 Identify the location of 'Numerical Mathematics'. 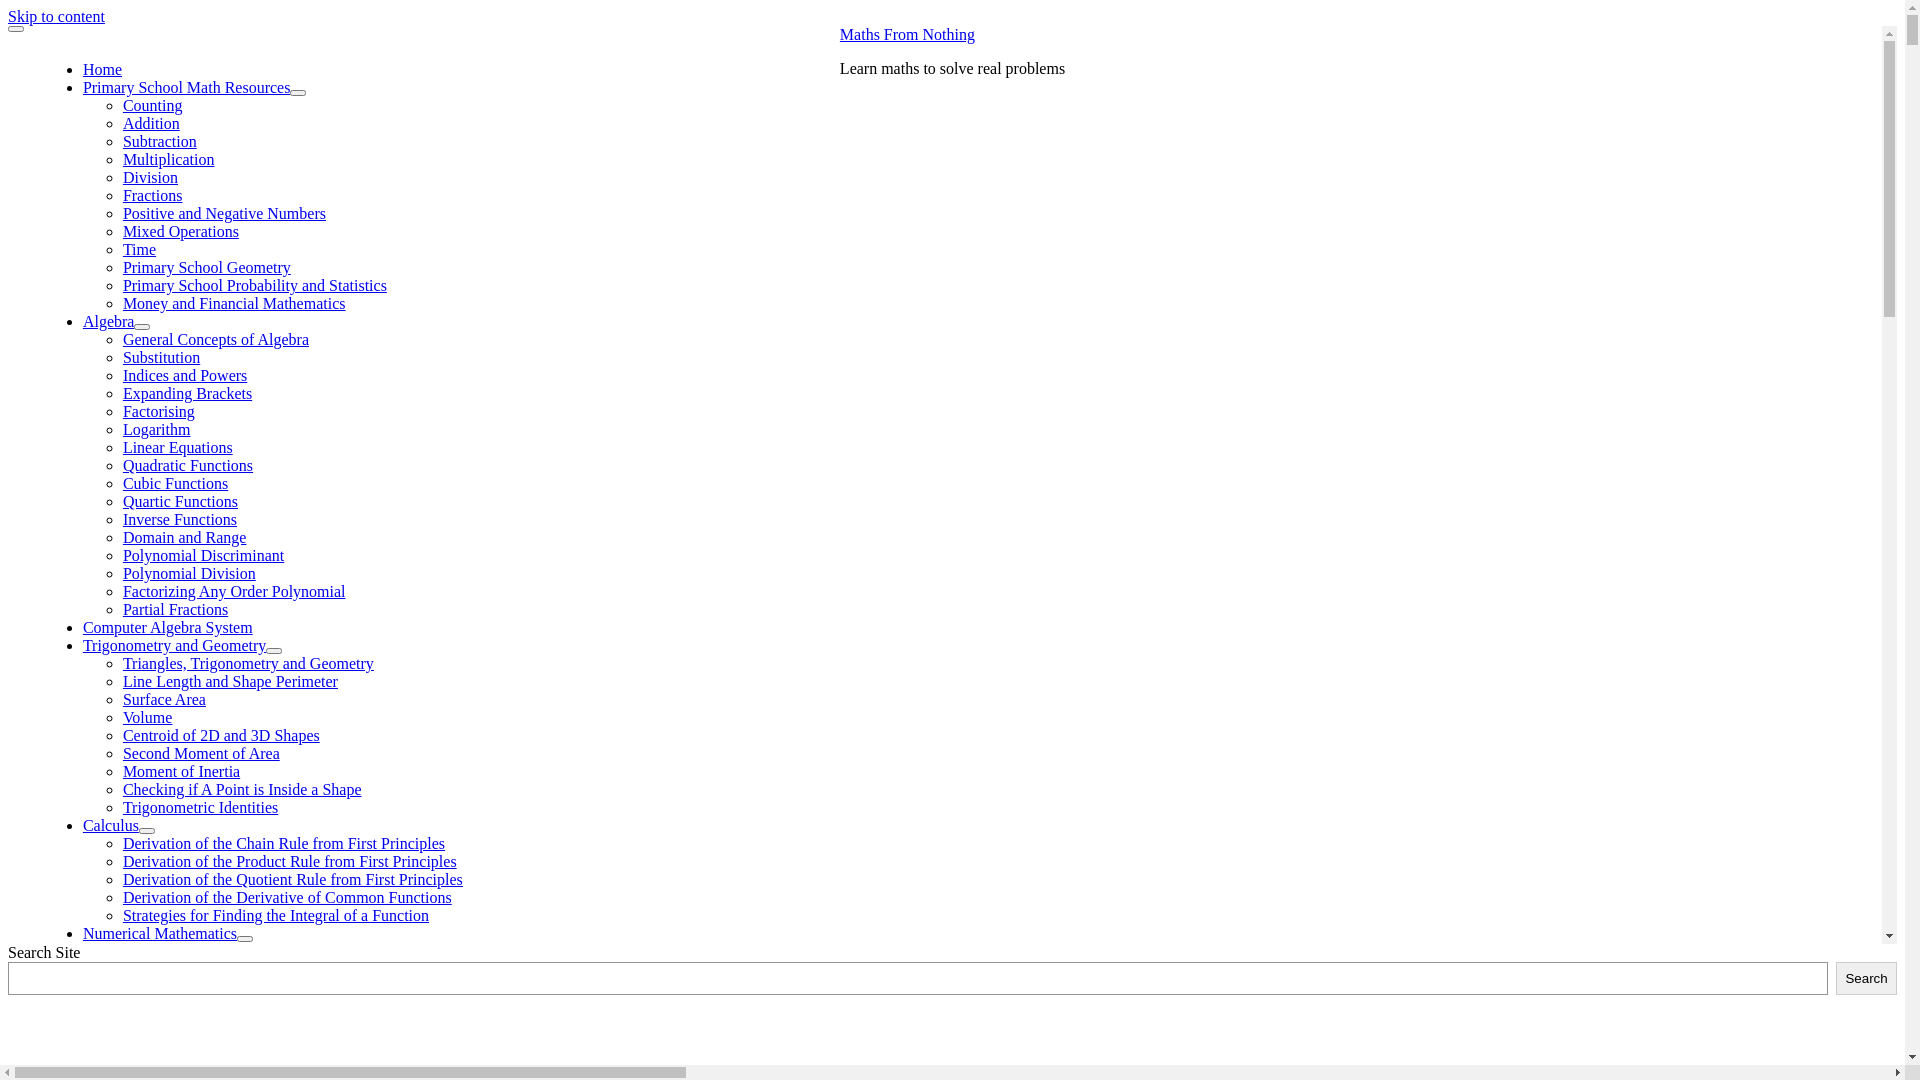
(158, 933).